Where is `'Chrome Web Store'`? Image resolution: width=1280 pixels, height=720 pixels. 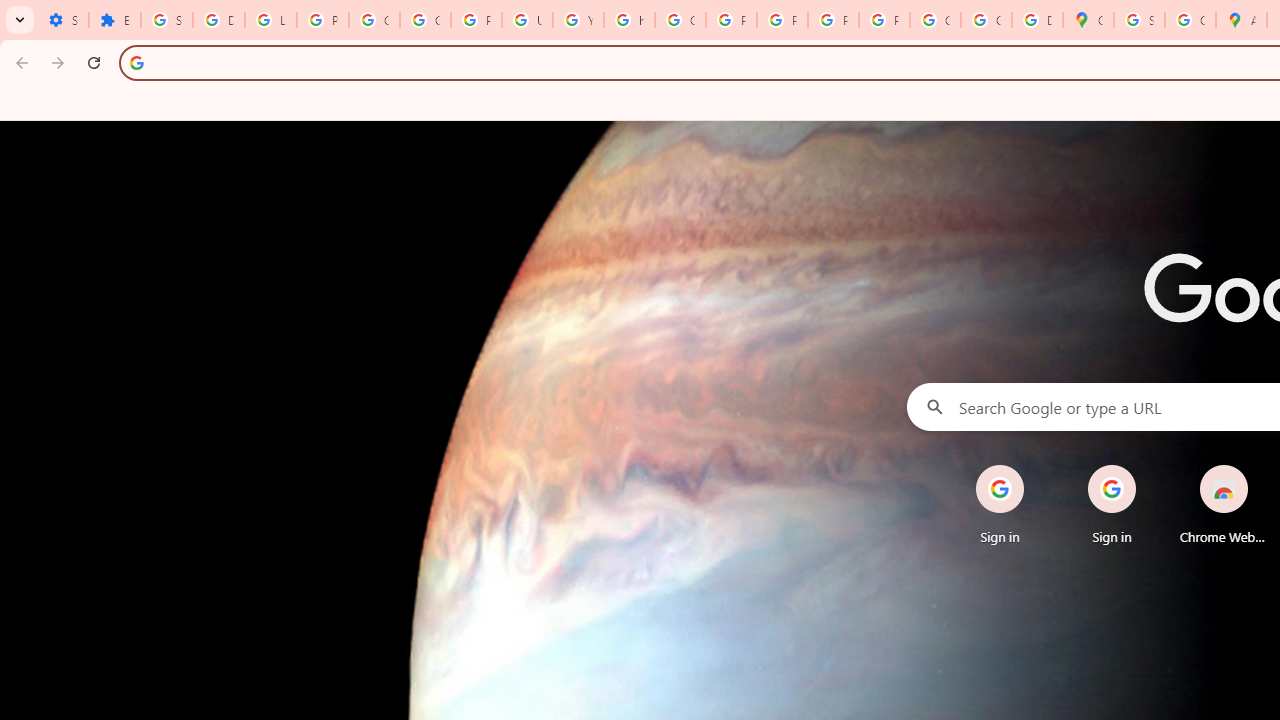 'Chrome Web Store' is located at coordinates (1222, 504).